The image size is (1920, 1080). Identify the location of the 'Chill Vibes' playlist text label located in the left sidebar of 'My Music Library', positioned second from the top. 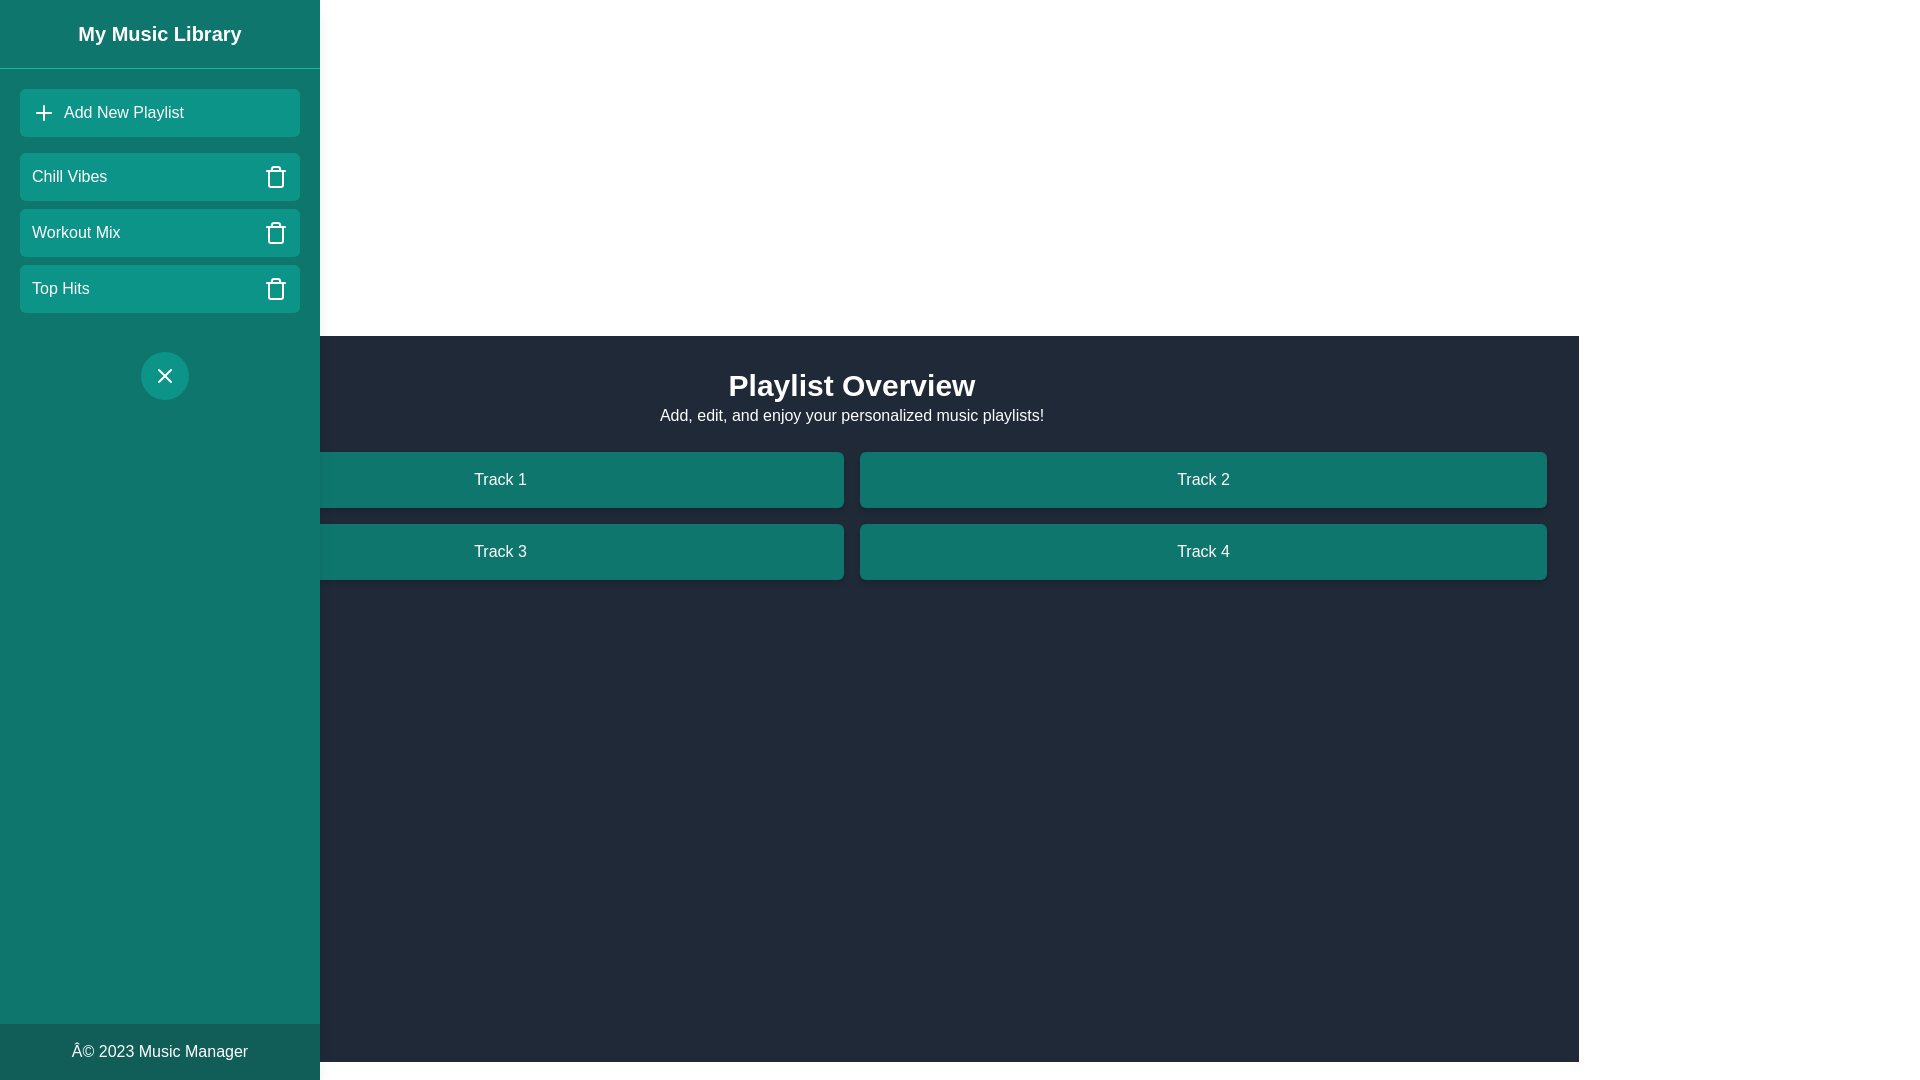
(69, 176).